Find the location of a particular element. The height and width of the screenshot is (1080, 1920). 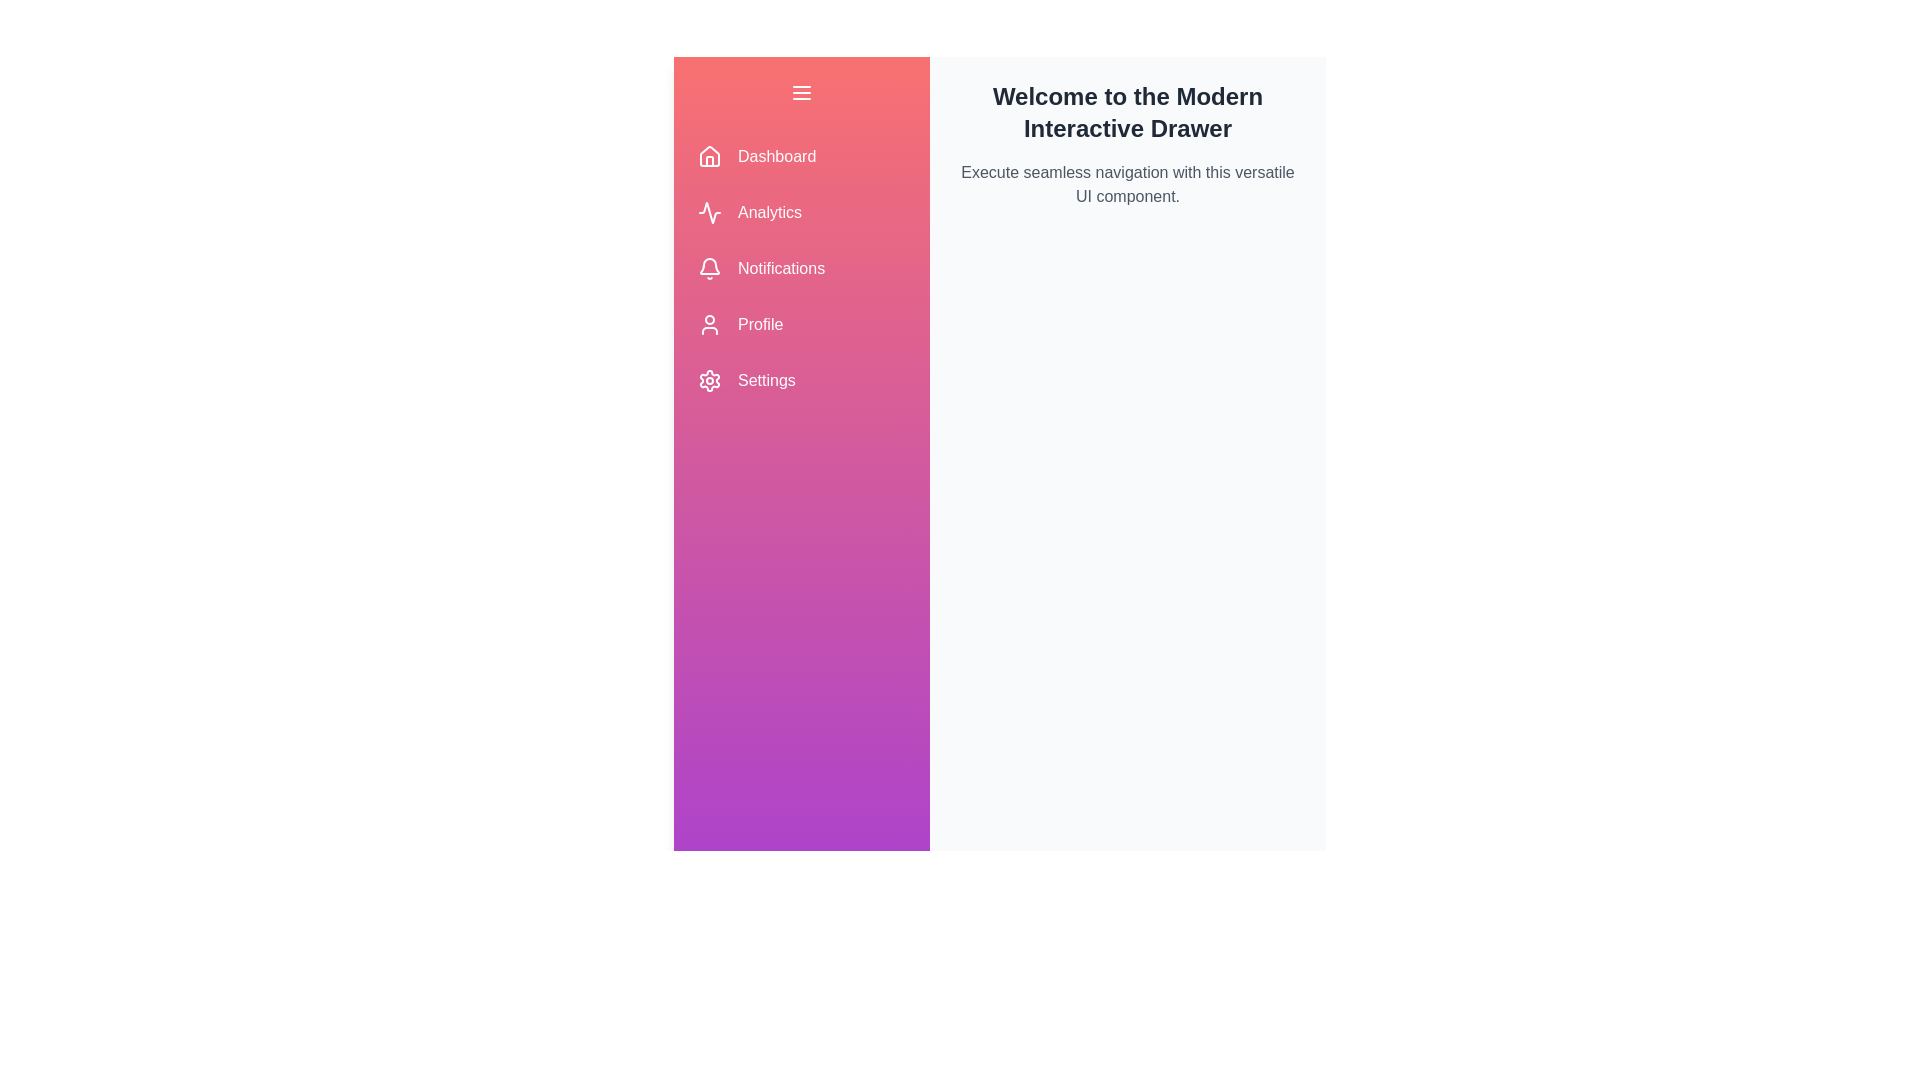

the navigation item labeled 'Profile' to observe visual changes is located at coordinates (801, 323).